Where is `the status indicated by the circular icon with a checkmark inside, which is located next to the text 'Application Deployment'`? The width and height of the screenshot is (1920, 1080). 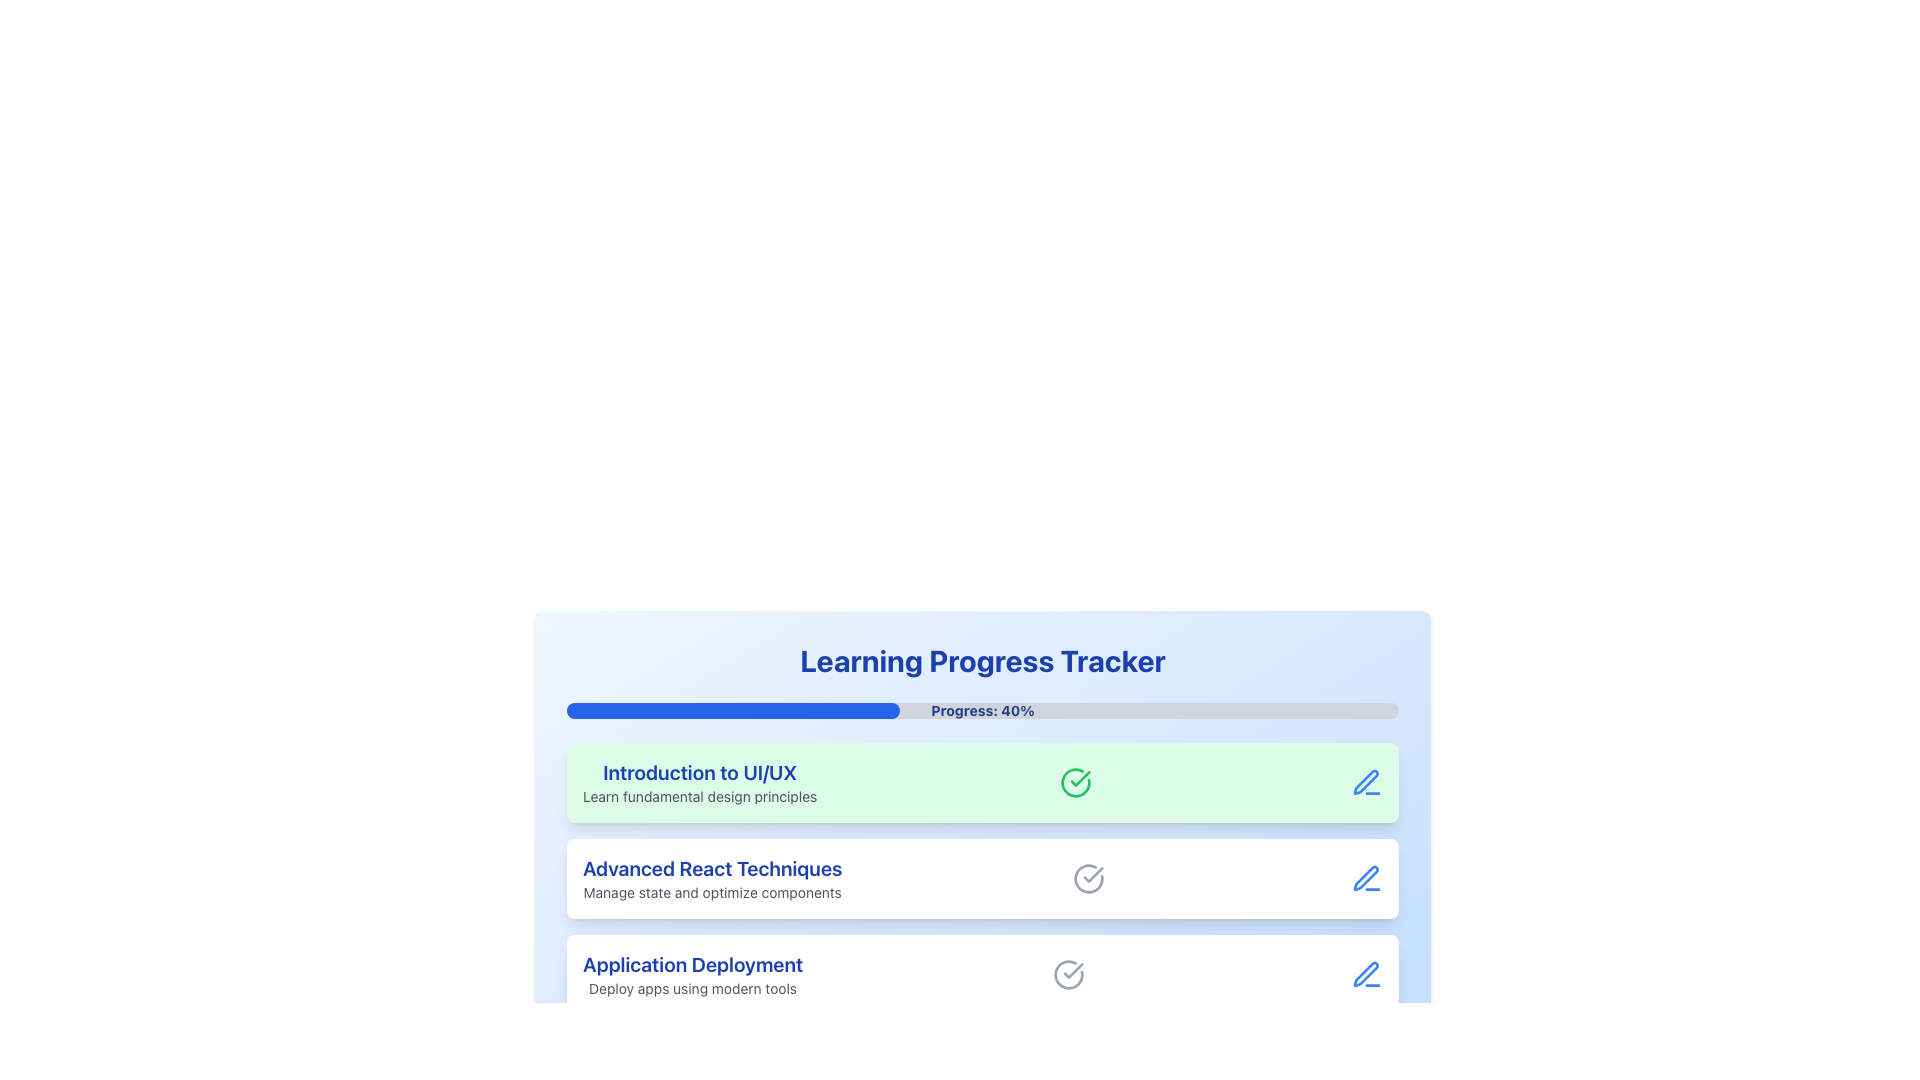
the status indicated by the circular icon with a checkmark inside, which is located next to the text 'Application Deployment' is located at coordinates (1068, 974).